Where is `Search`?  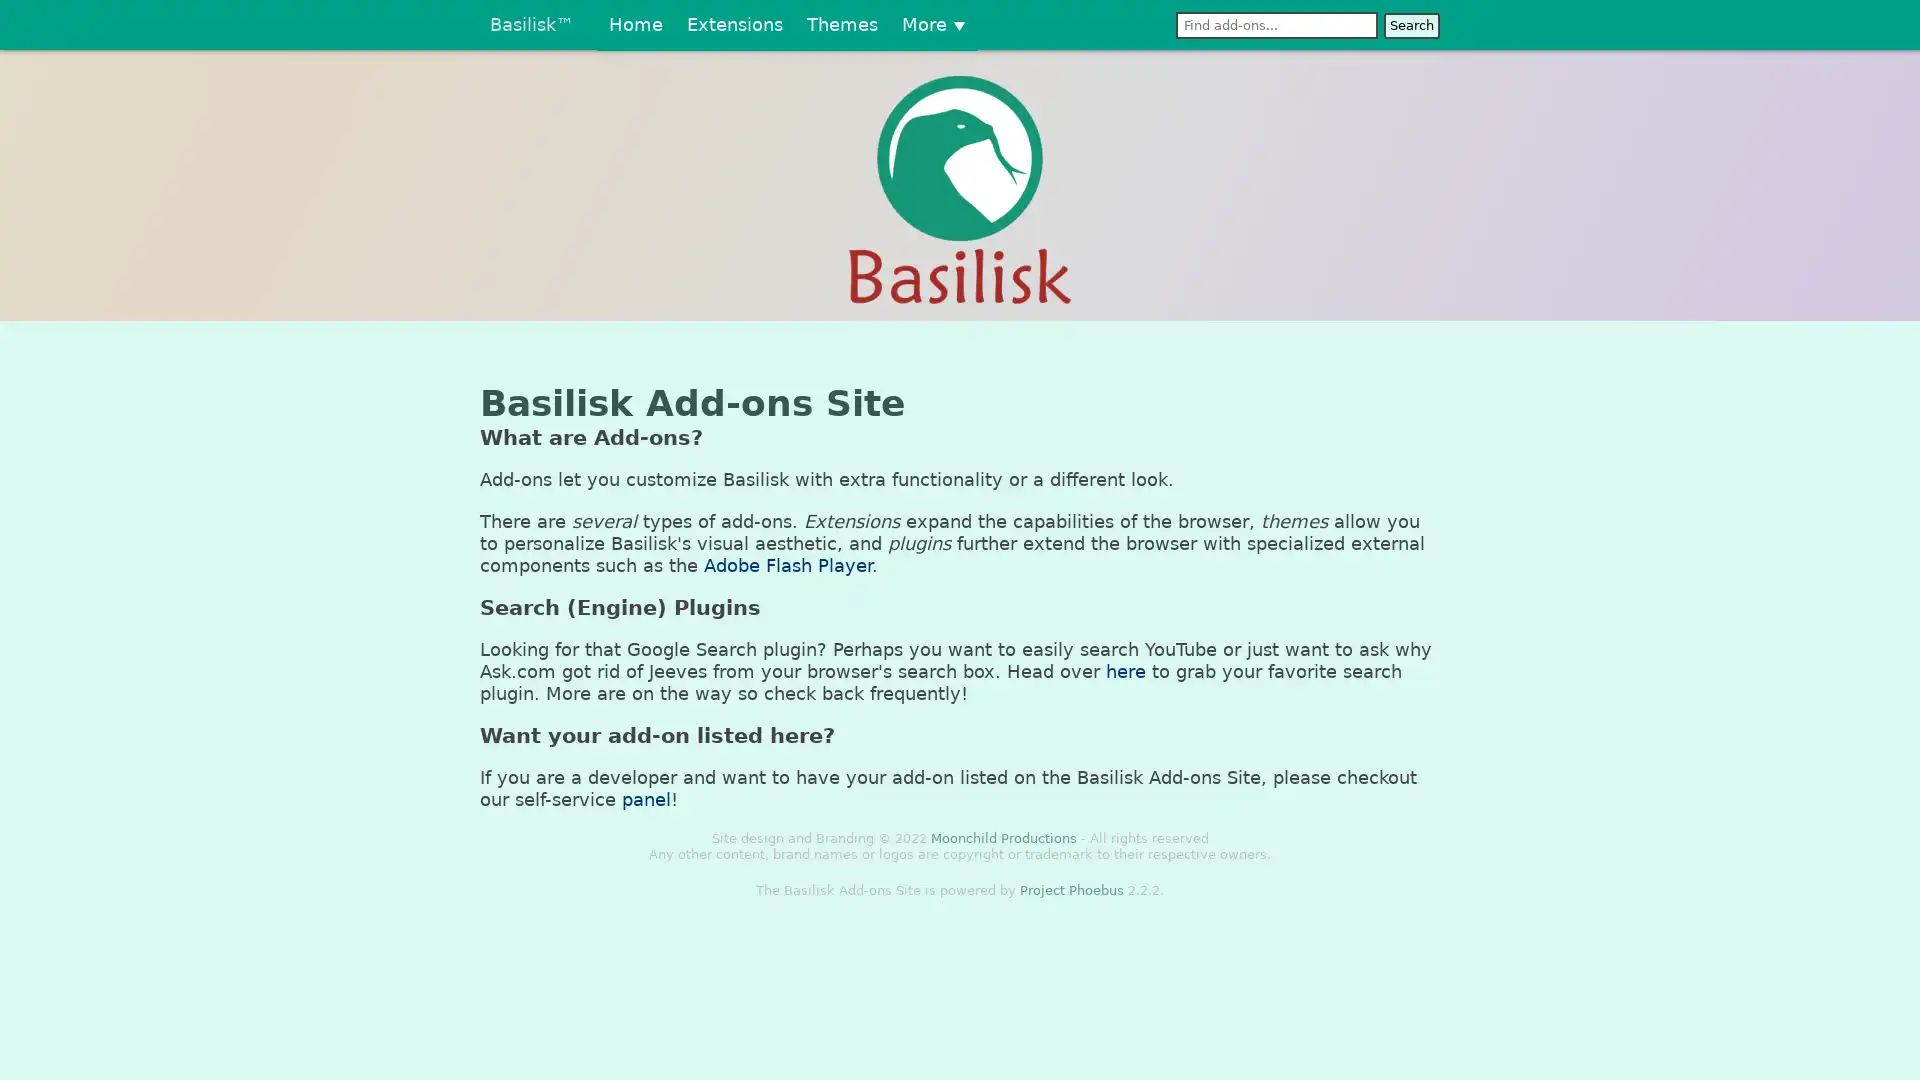 Search is located at coordinates (1410, 25).